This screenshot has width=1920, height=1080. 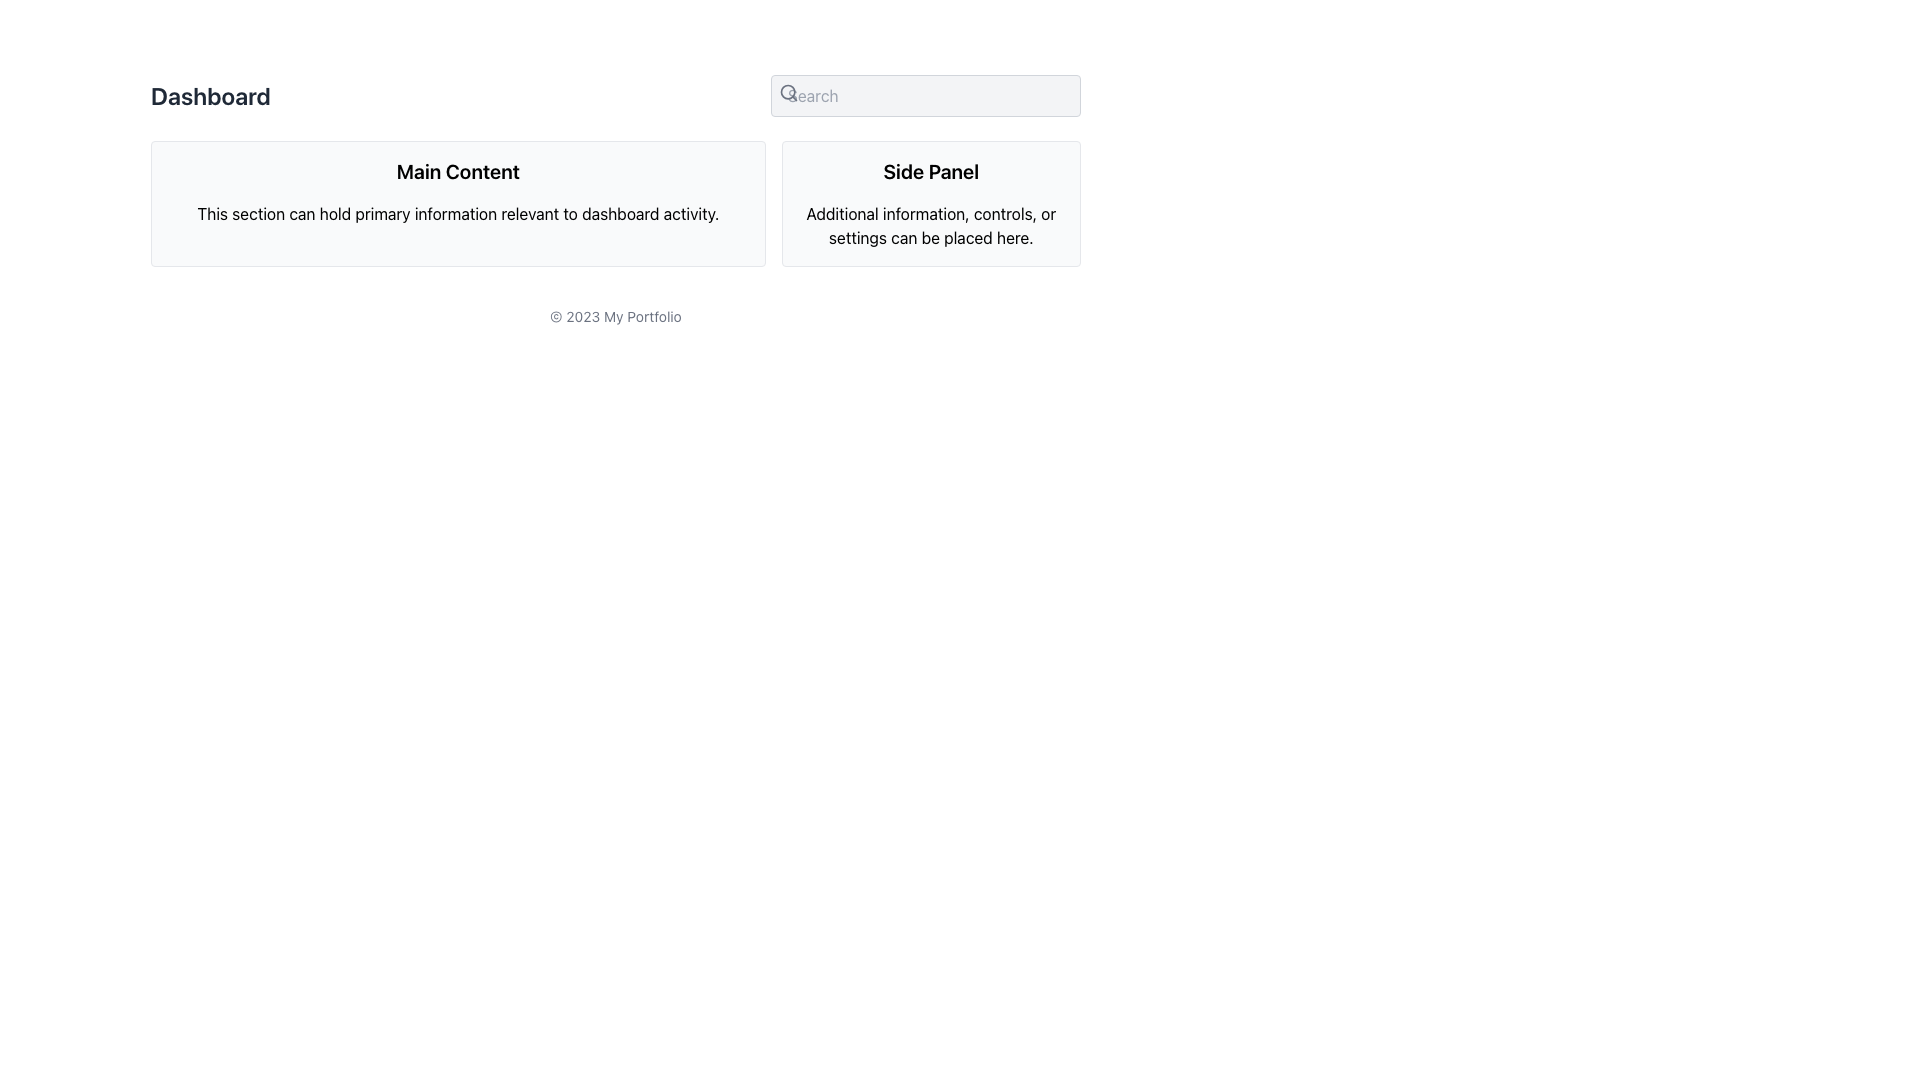 What do you see at coordinates (930, 225) in the screenshot?
I see `descriptive text content located below the 'Side Panel' title in the rightmost column of the interface` at bounding box center [930, 225].